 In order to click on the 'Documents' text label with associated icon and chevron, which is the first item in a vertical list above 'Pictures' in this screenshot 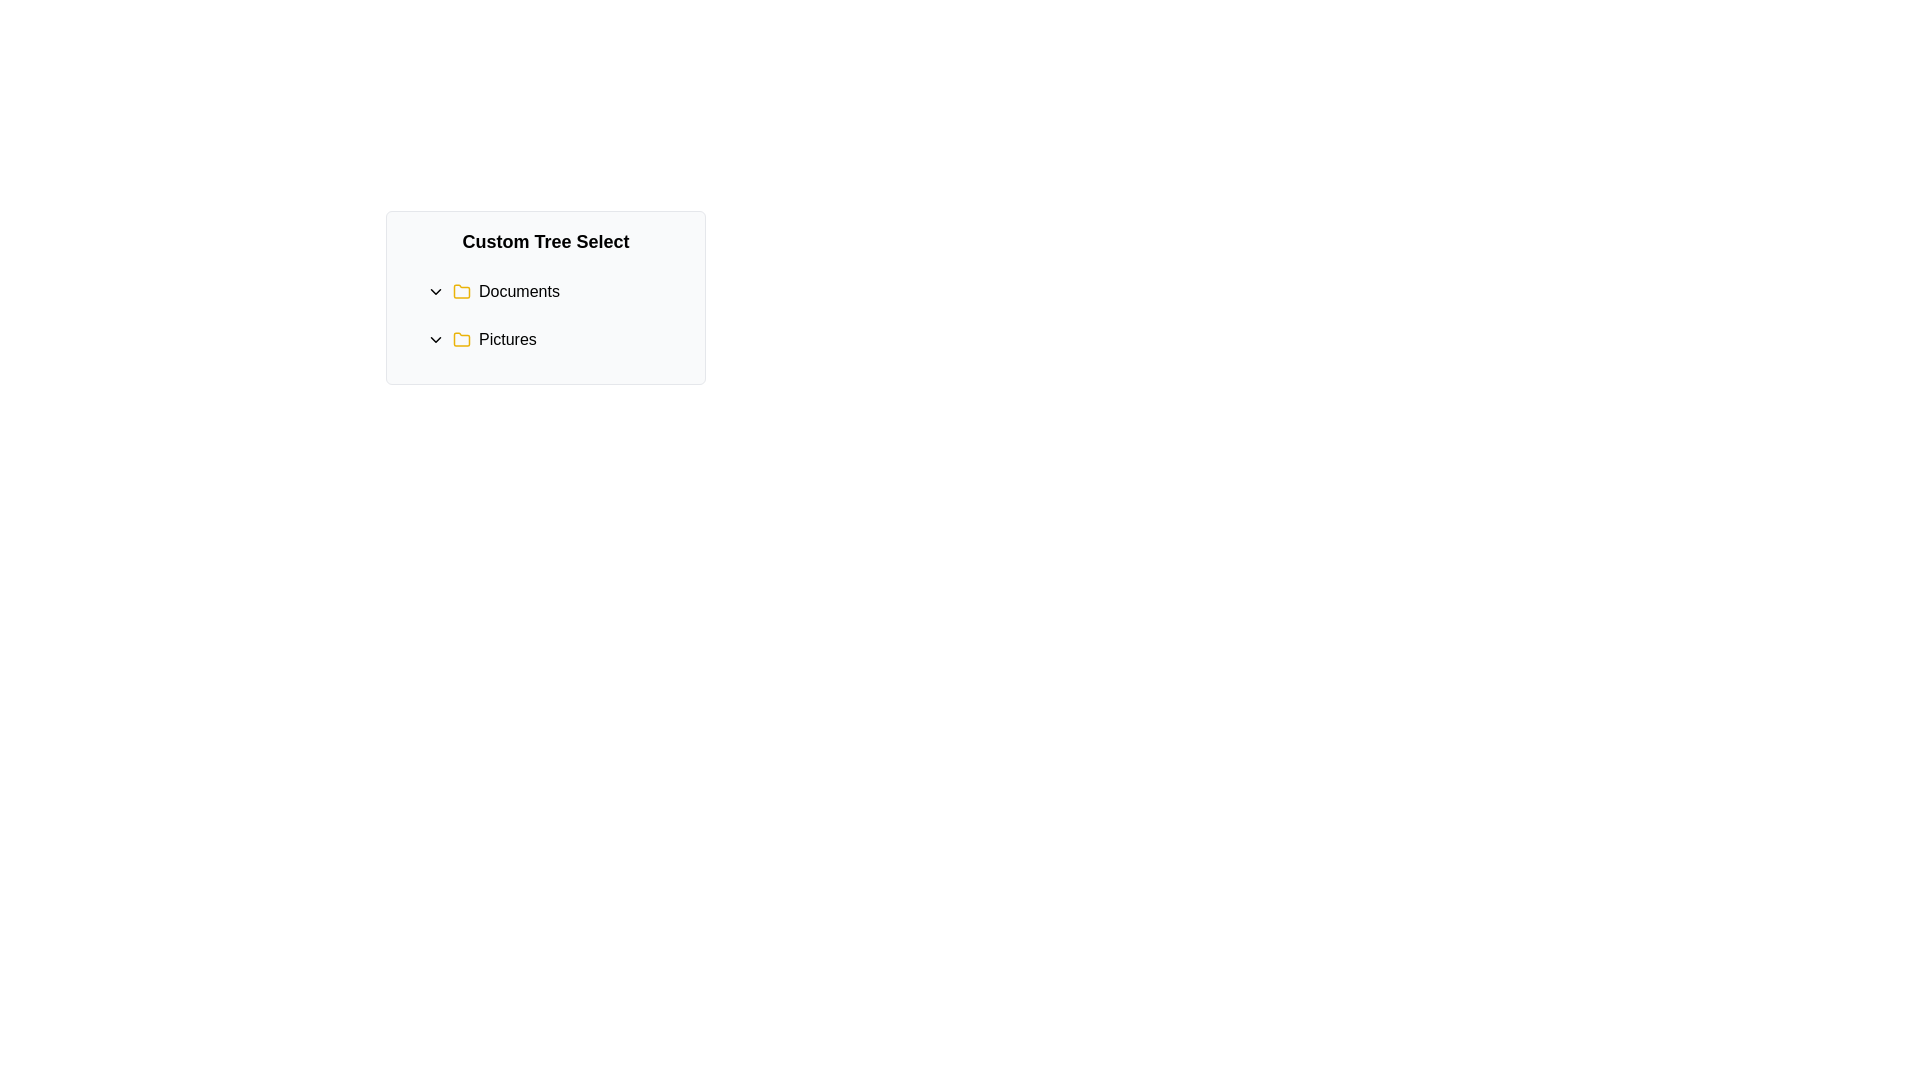, I will do `click(553, 292)`.